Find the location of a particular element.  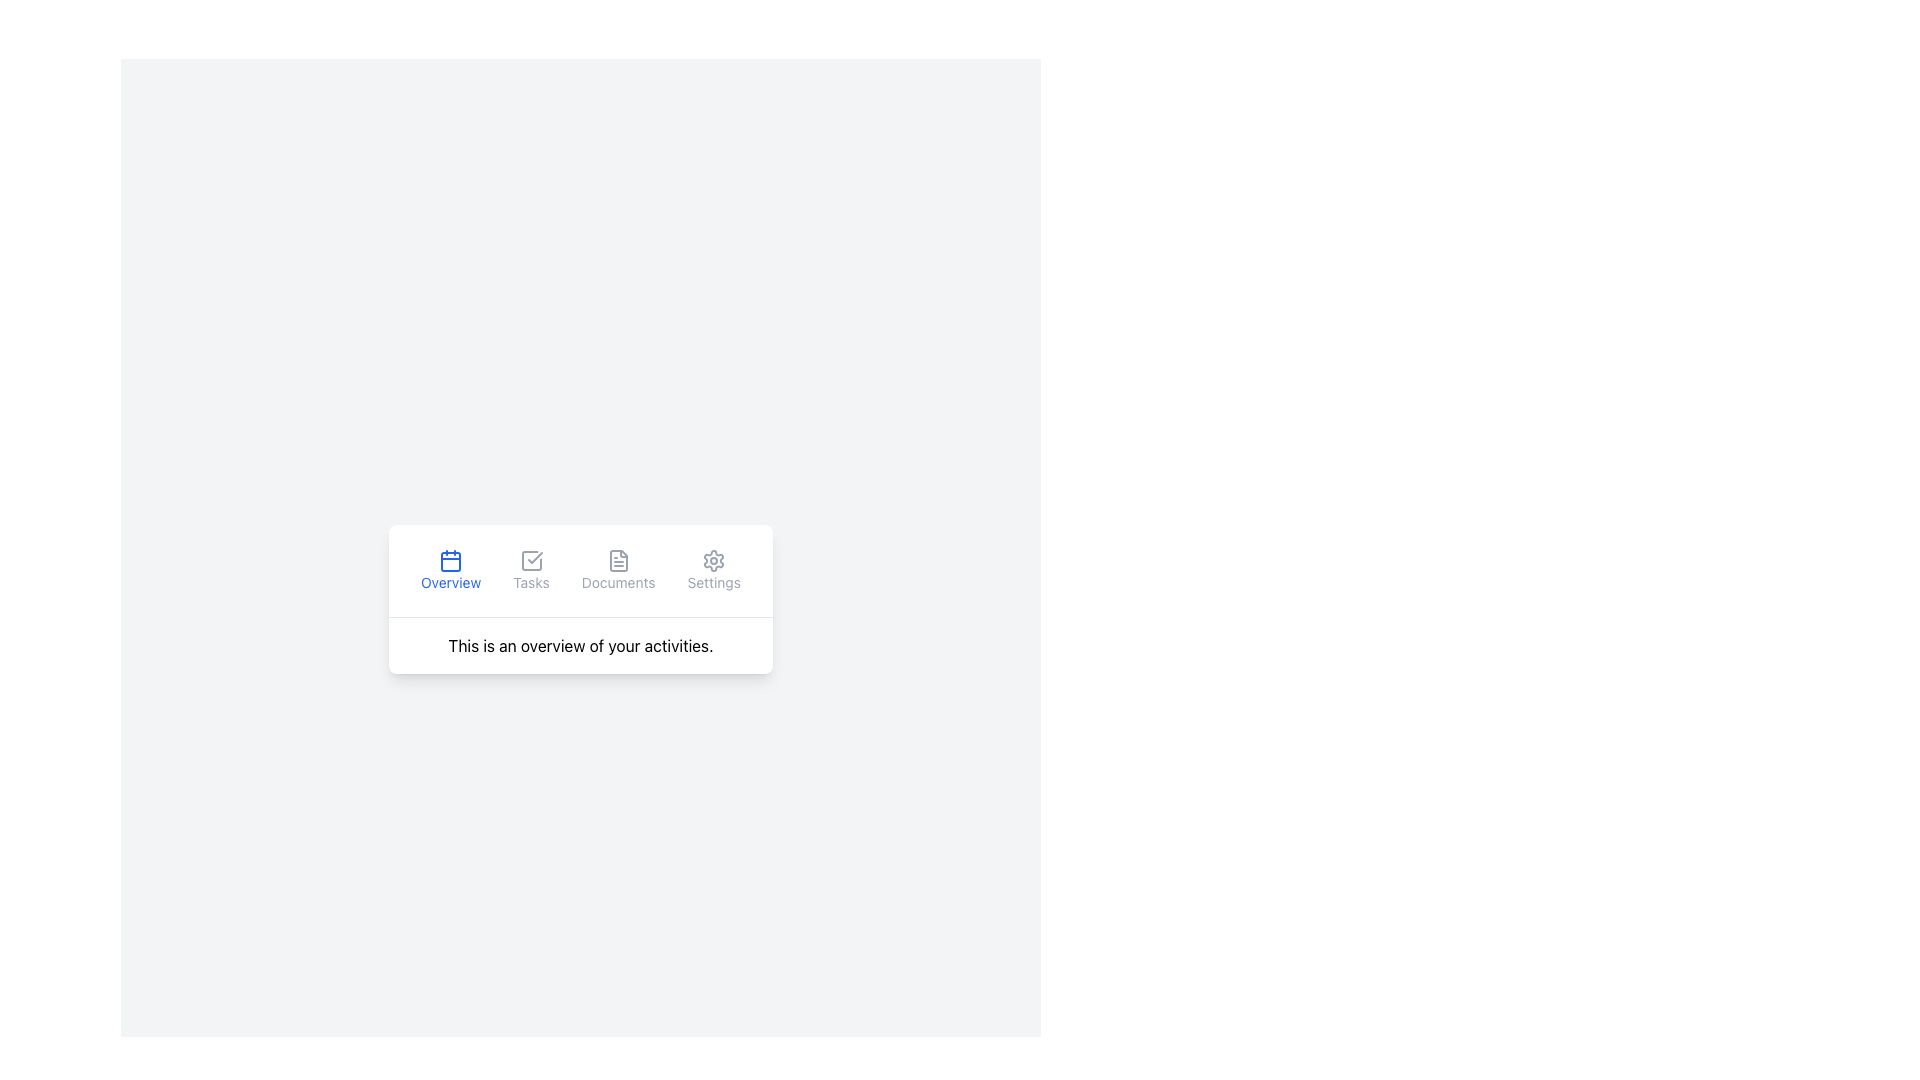

the 'Tasks' button, which features a checkmark icon above the text label 'Tasks' is located at coordinates (531, 570).